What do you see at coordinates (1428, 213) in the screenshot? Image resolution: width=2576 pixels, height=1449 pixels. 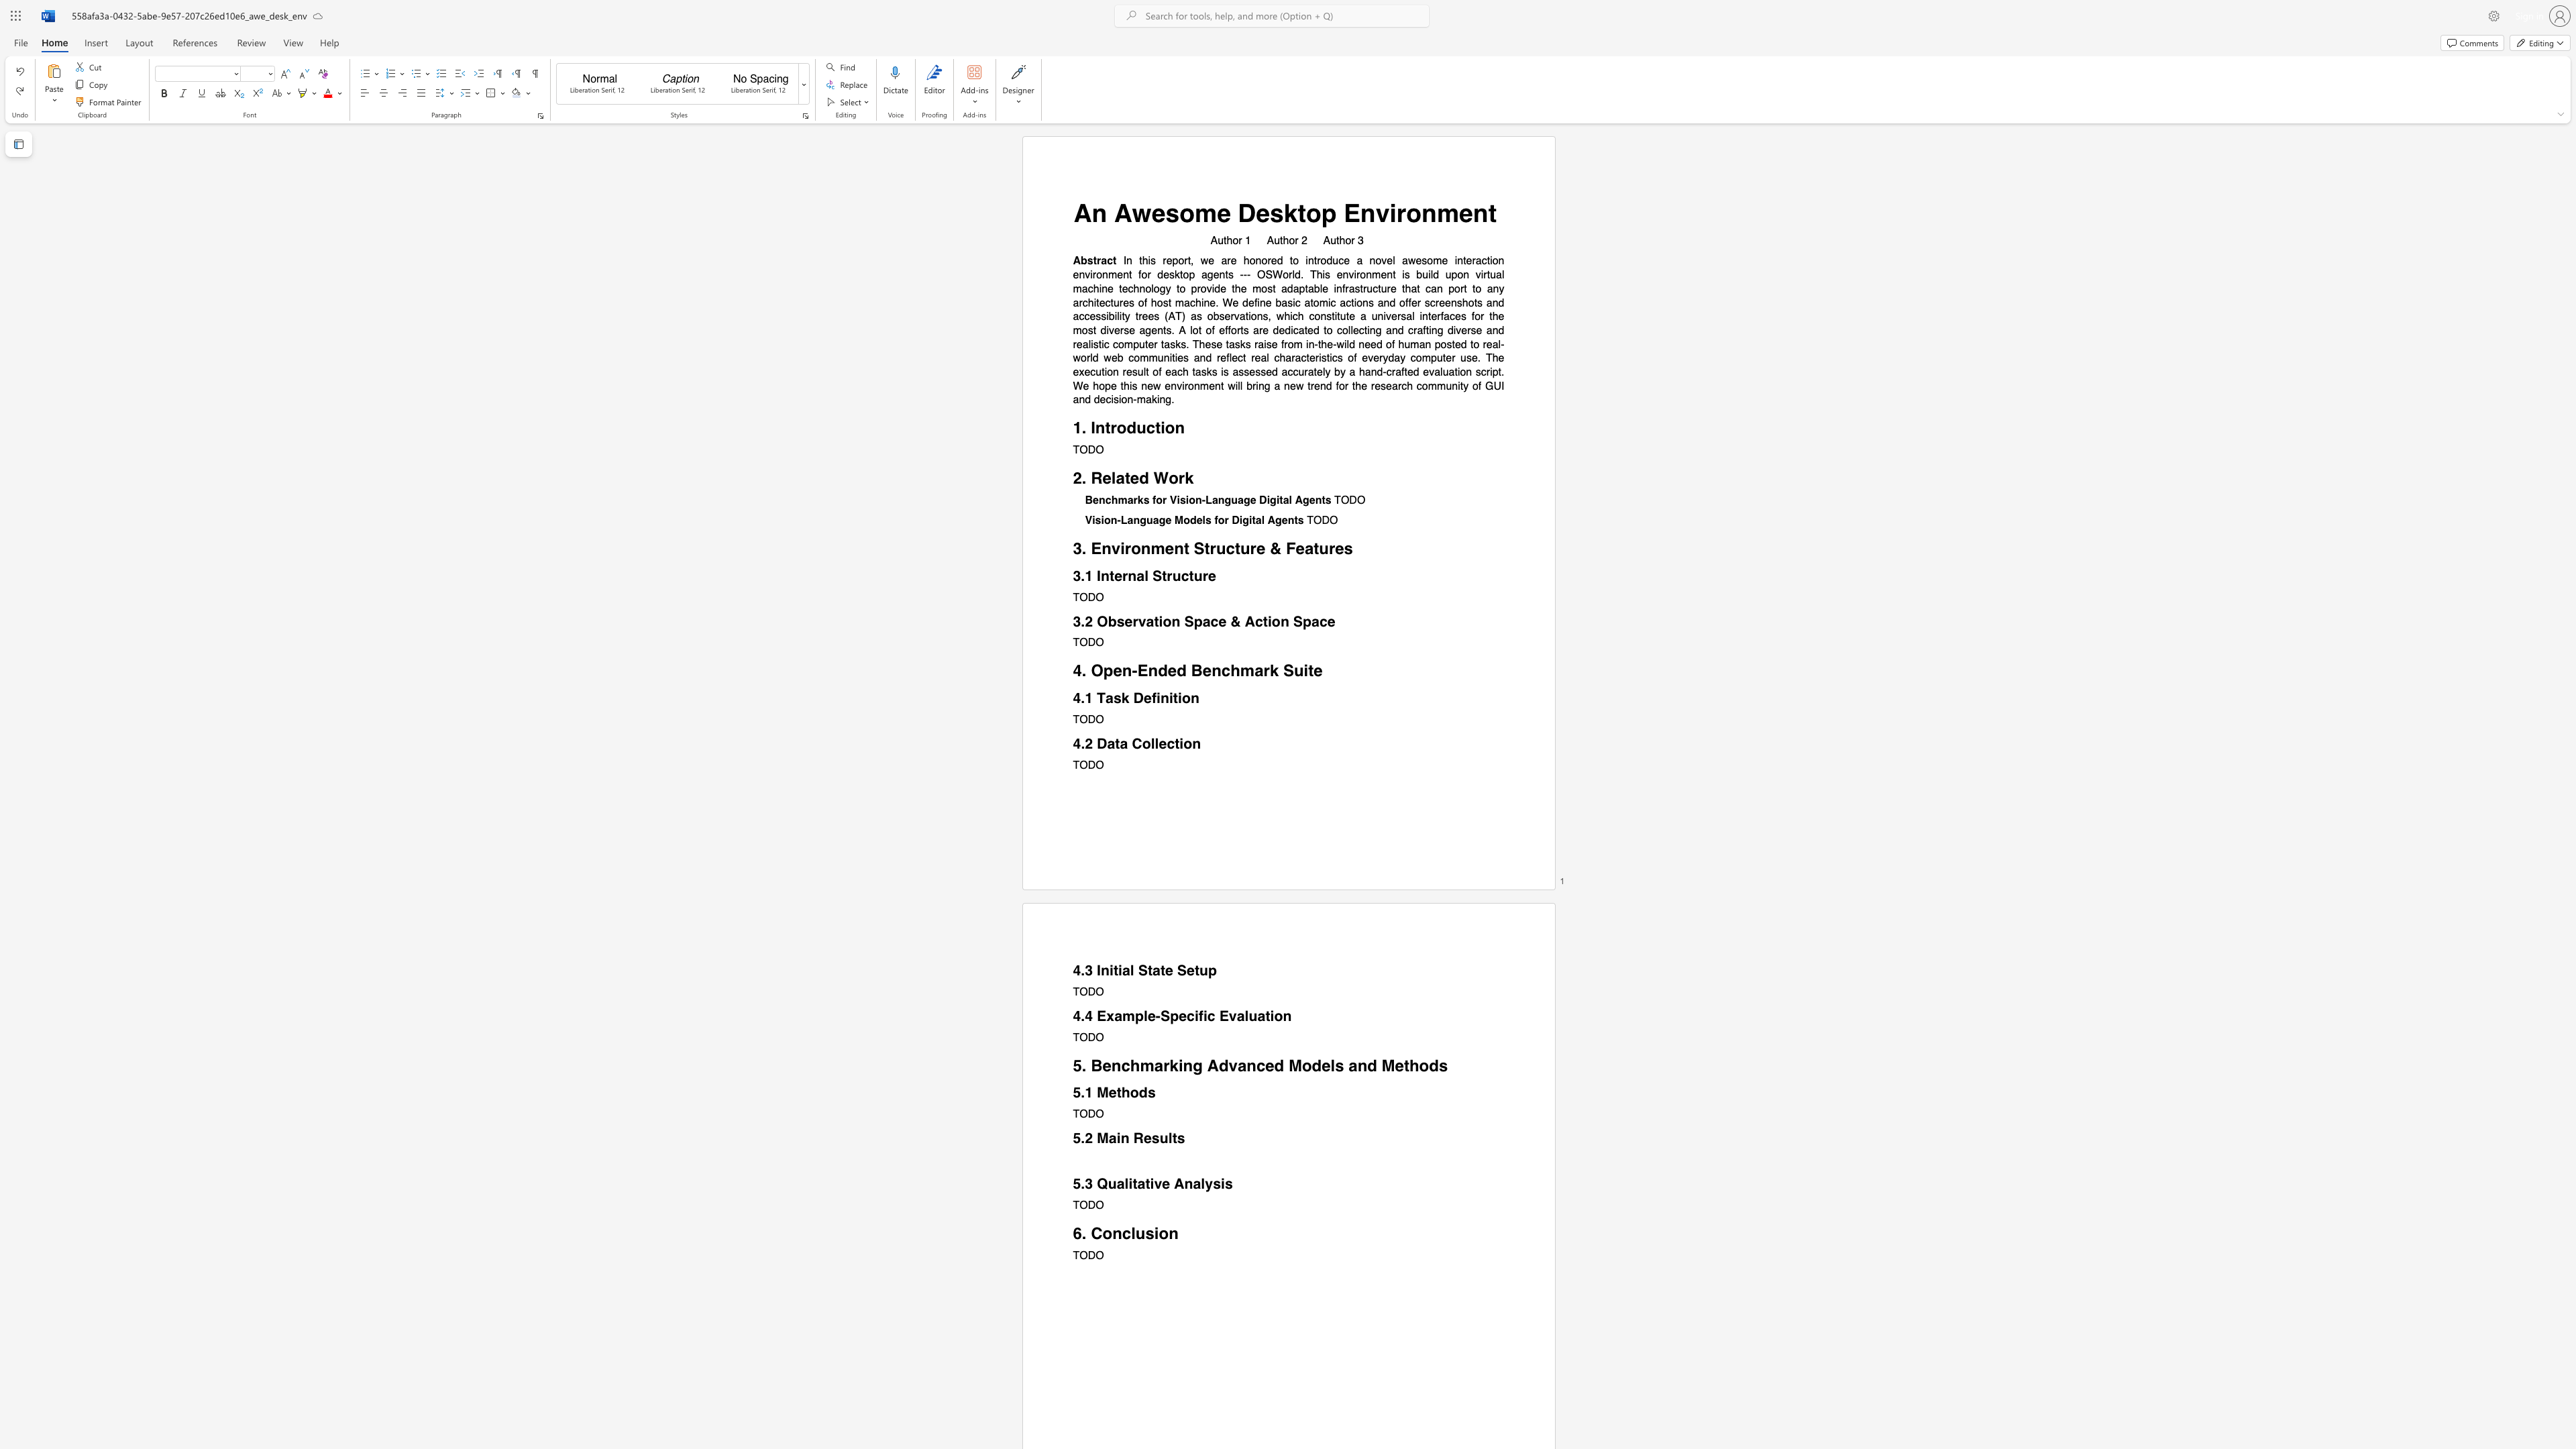 I see `the 3th character "n" in the text` at bounding box center [1428, 213].